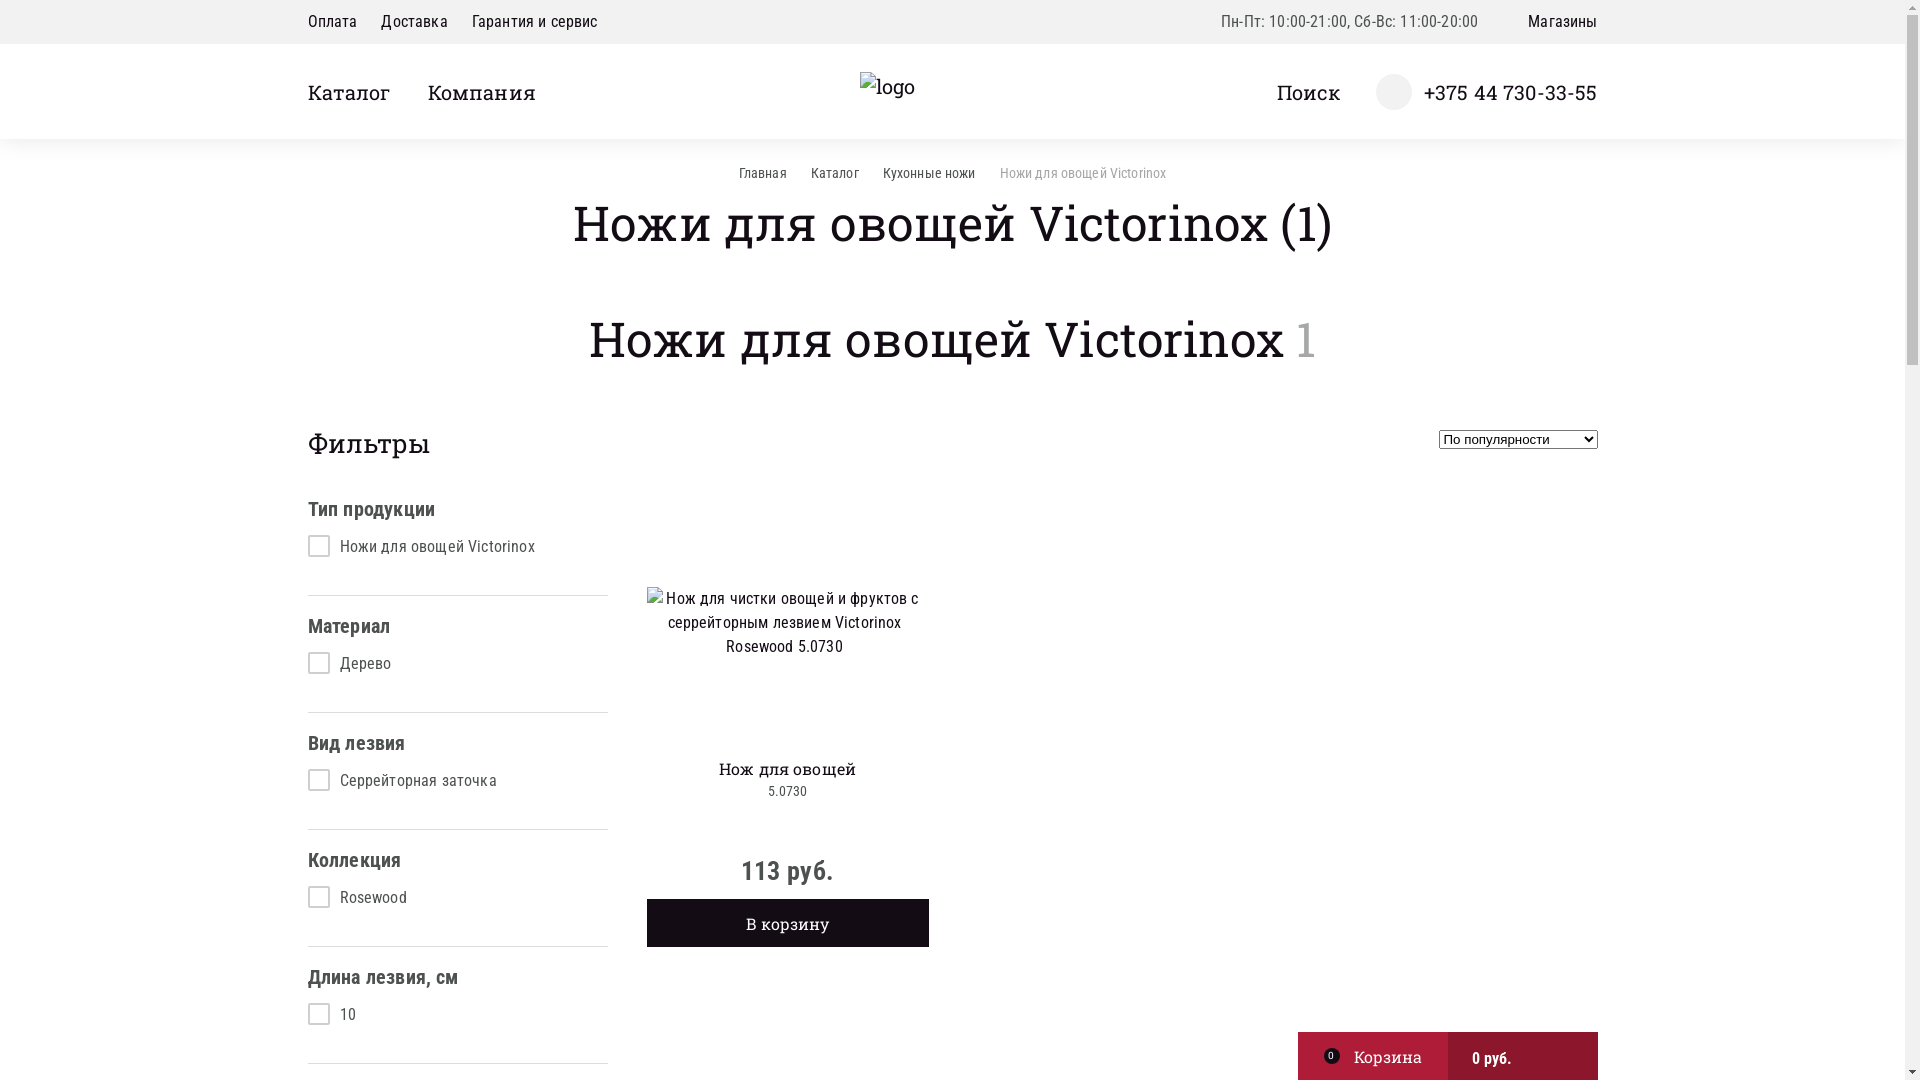 Image resolution: width=1920 pixels, height=1080 pixels. Describe the element at coordinates (951, 6) in the screenshot. I see `'Y'` at that location.